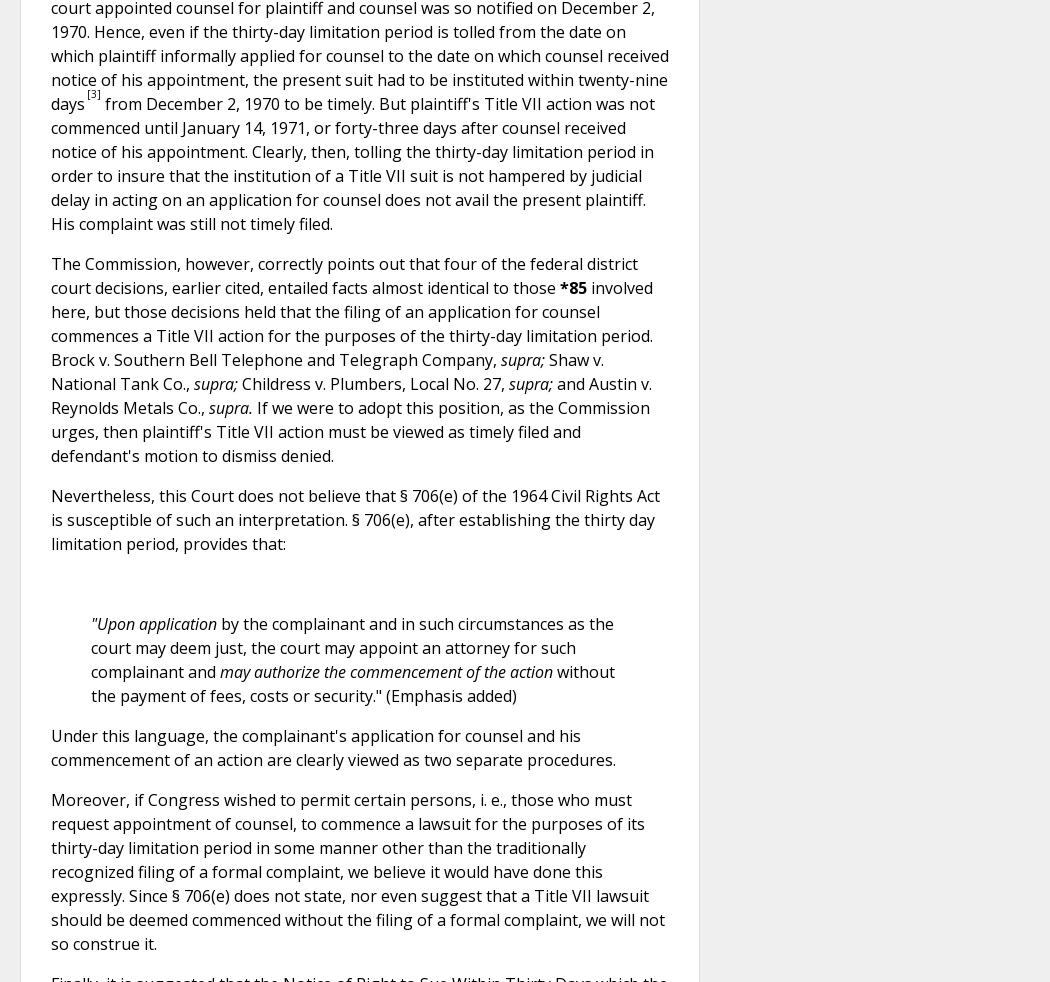 The width and height of the screenshot is (1050, 982). What do you see at coordinates (327, 370) in the screenshot?
I see `'Shaw v. National Tank Co.,'` at bounding box center [327, 370].